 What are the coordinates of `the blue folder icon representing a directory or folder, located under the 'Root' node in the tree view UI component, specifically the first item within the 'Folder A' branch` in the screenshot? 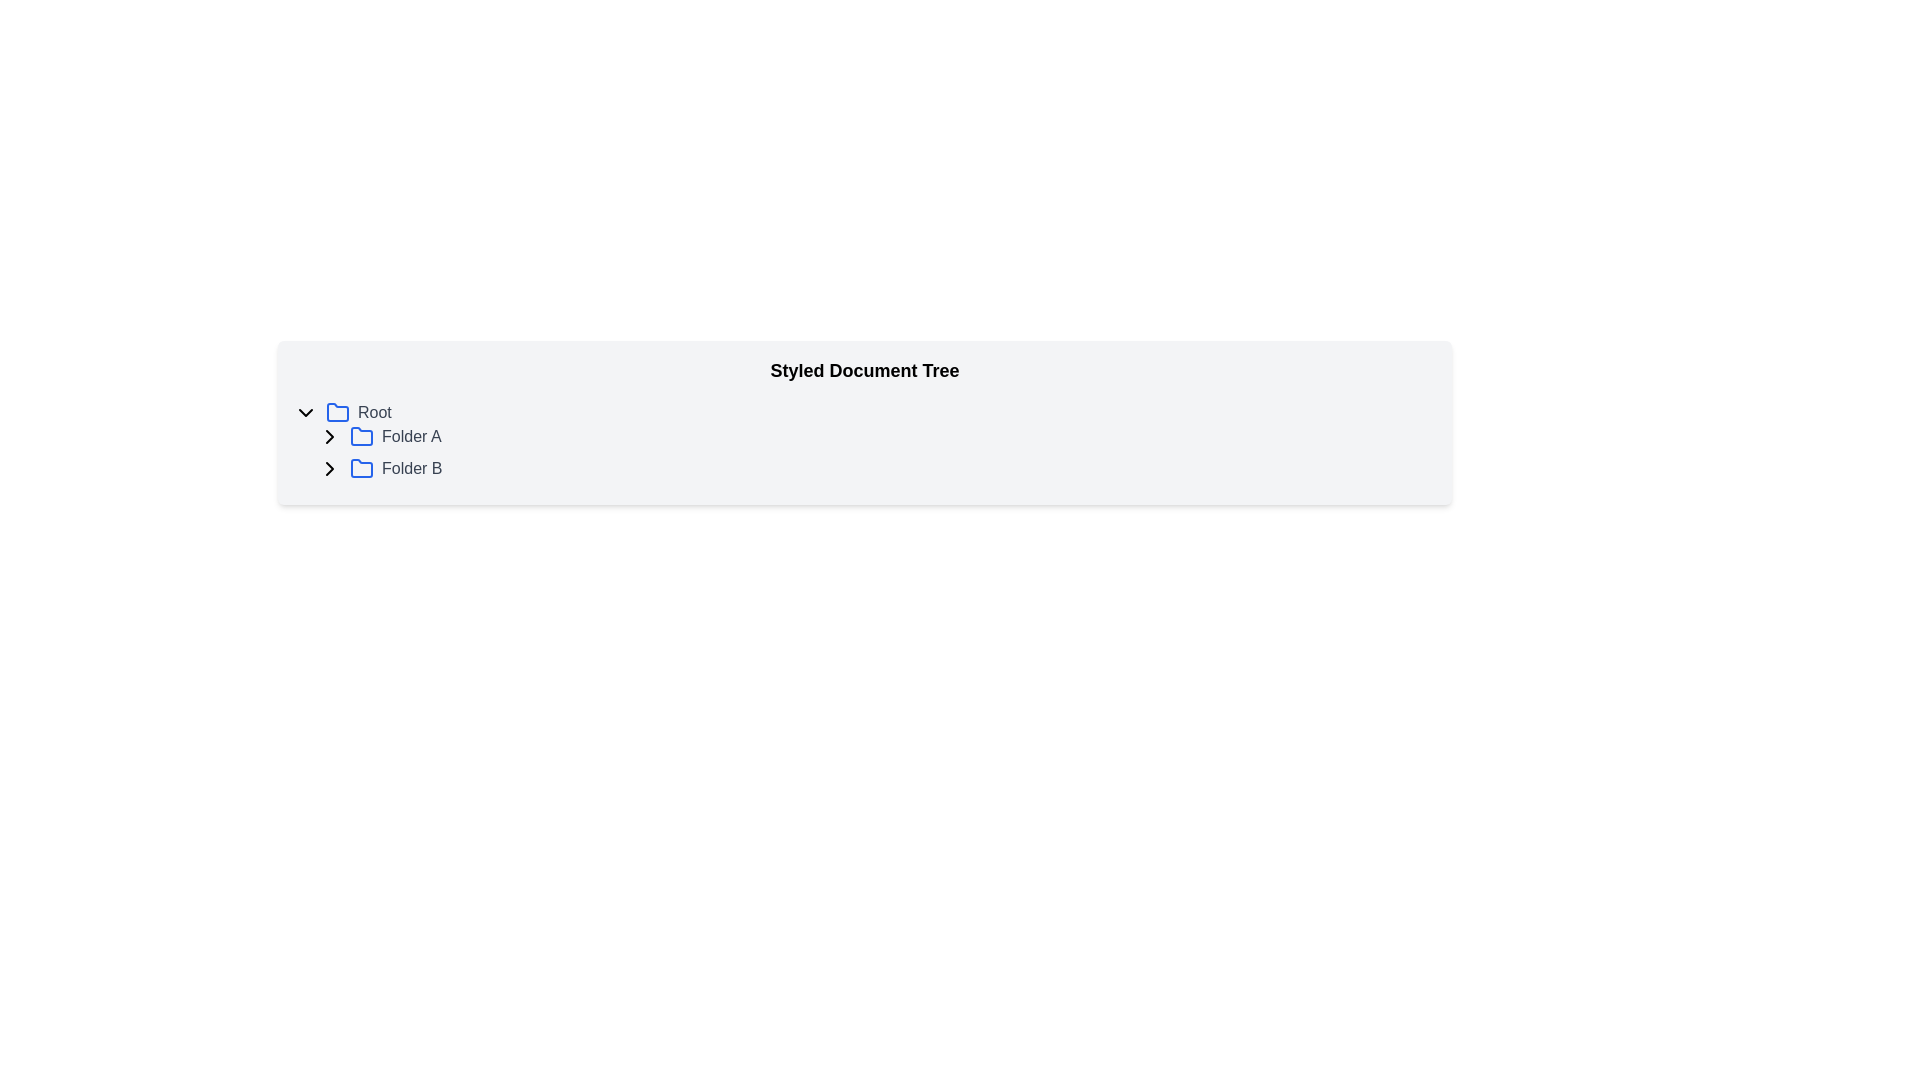 It's located at (361, 434).